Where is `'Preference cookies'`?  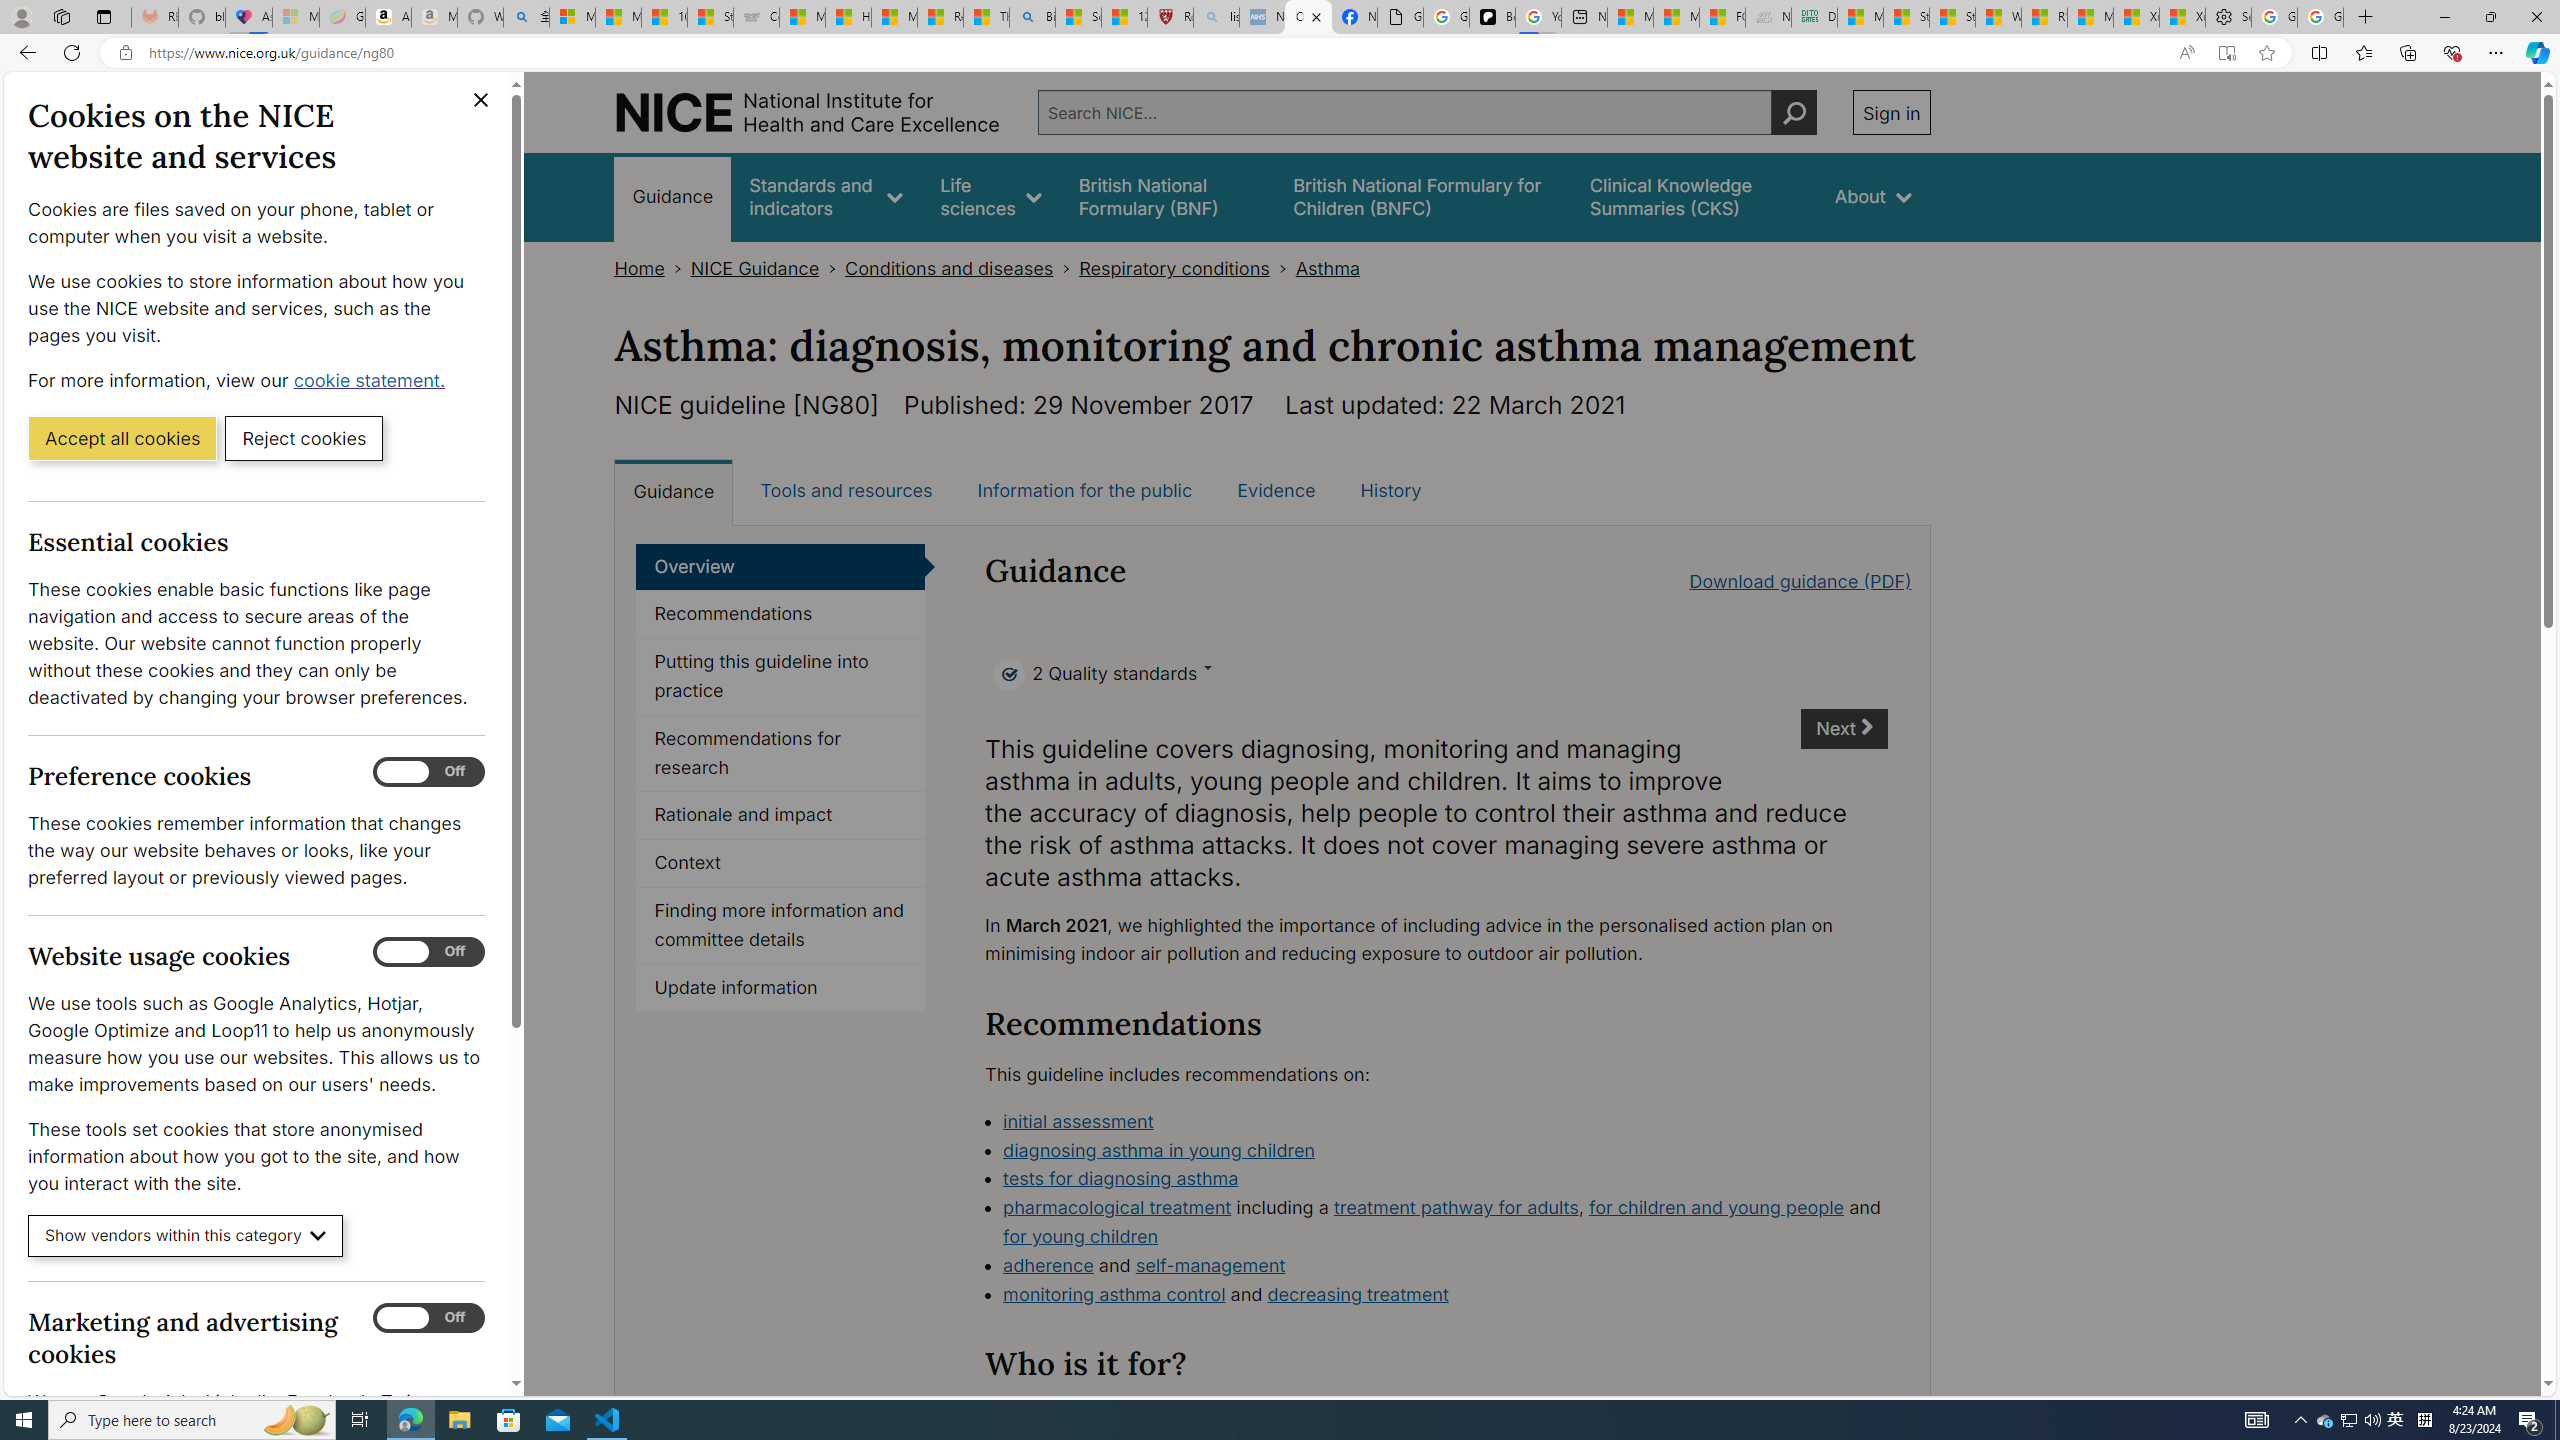
'Preference cookies' is located at coordinates (428, 770).